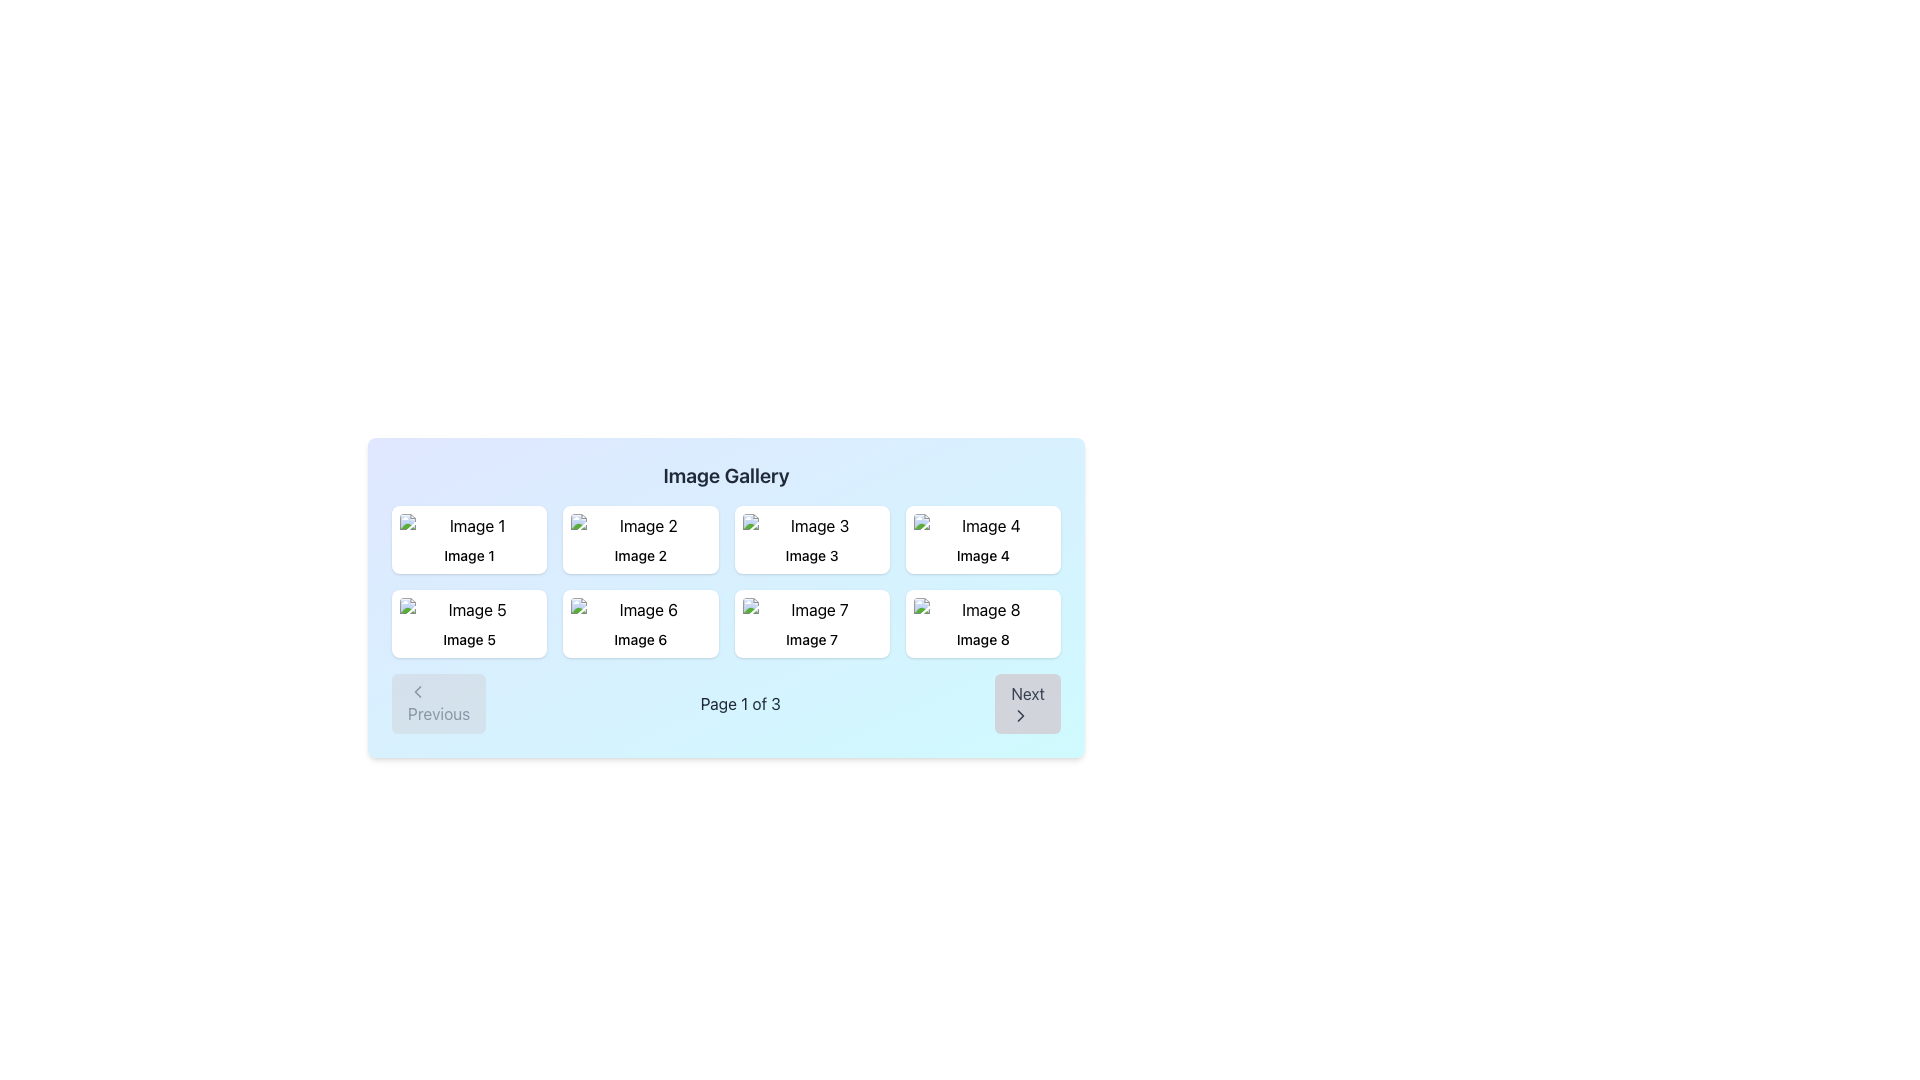 Image resolution: width=1920 pixels, height=1080 pixels. I want to click on the right-facing chevron icon within the 'Next' button located at the bottom right corner of the interface, which indicates the 'Next' option for navigating through pages, so click(1021, 715).